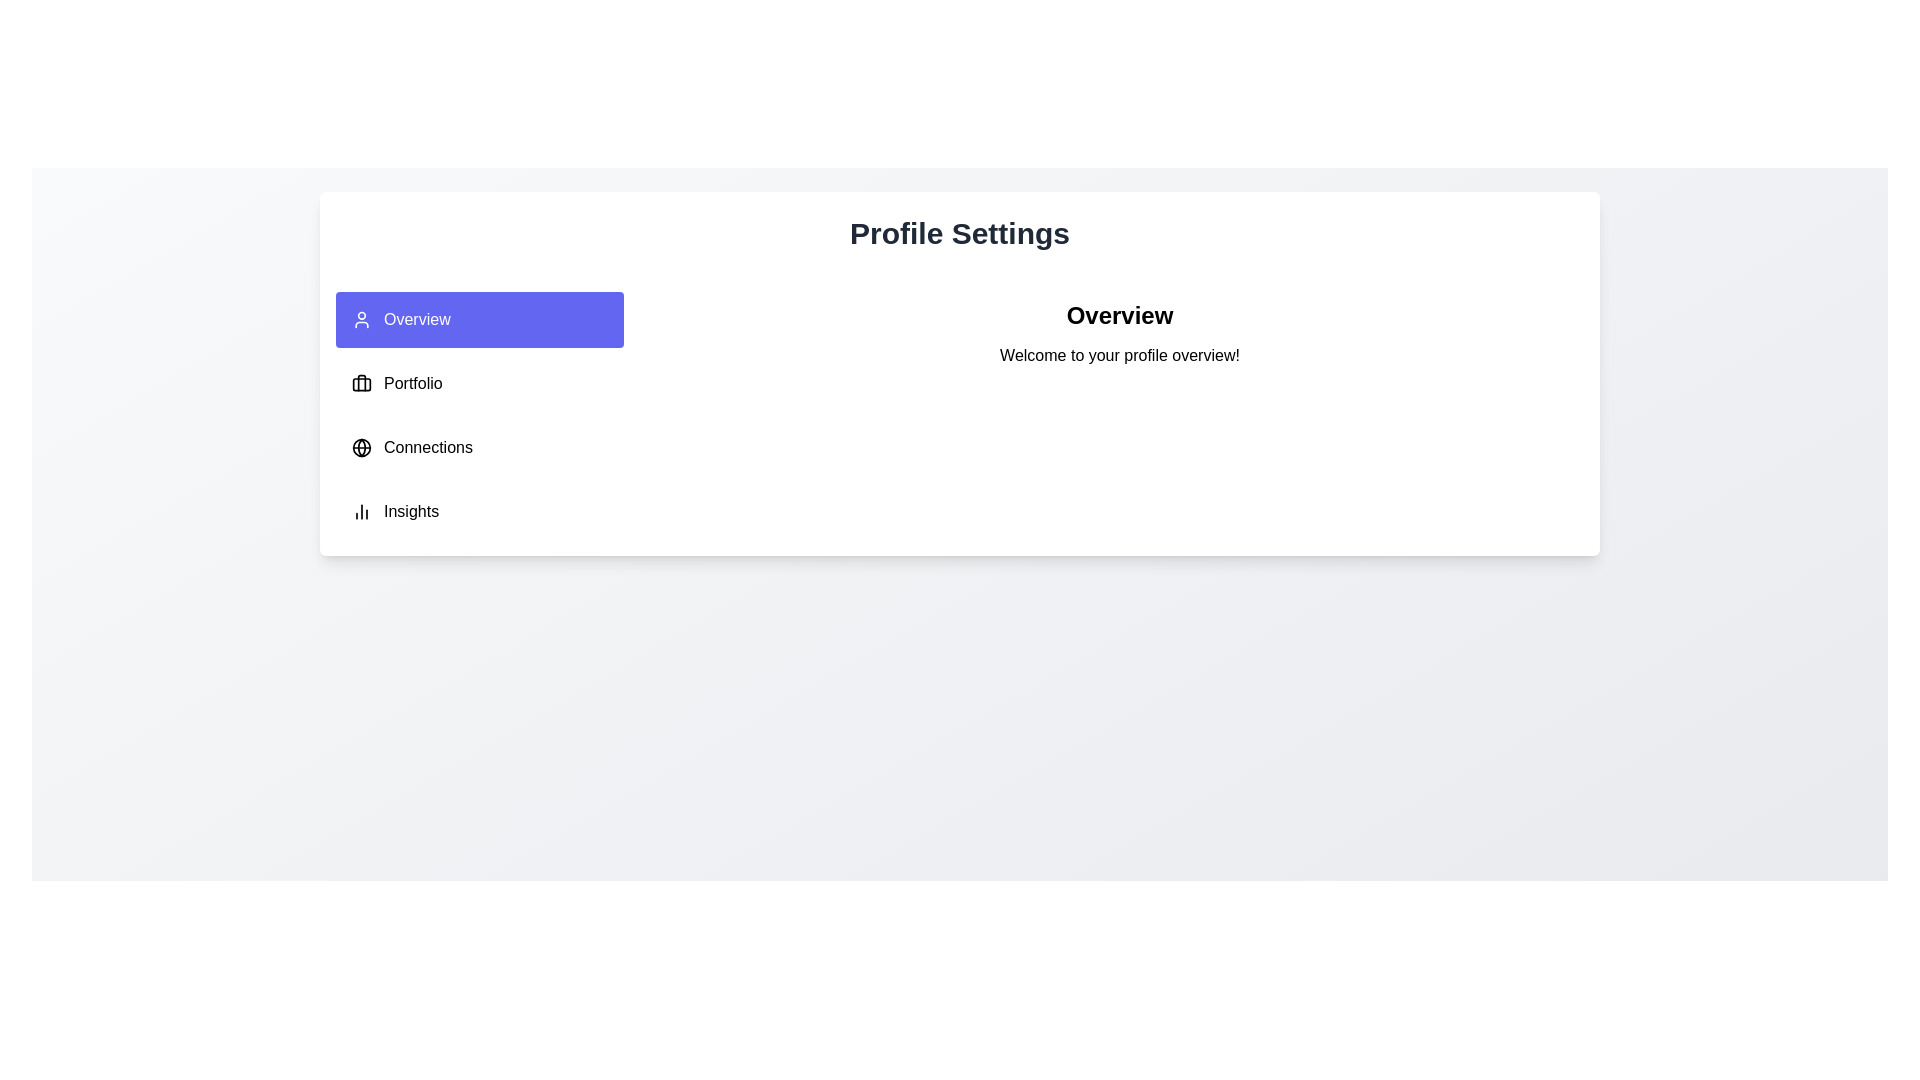 The image size is (1920, 1080). Describe the element at coordinates (1118, 315) in the screenshot. I see `the header of the component` at that location.